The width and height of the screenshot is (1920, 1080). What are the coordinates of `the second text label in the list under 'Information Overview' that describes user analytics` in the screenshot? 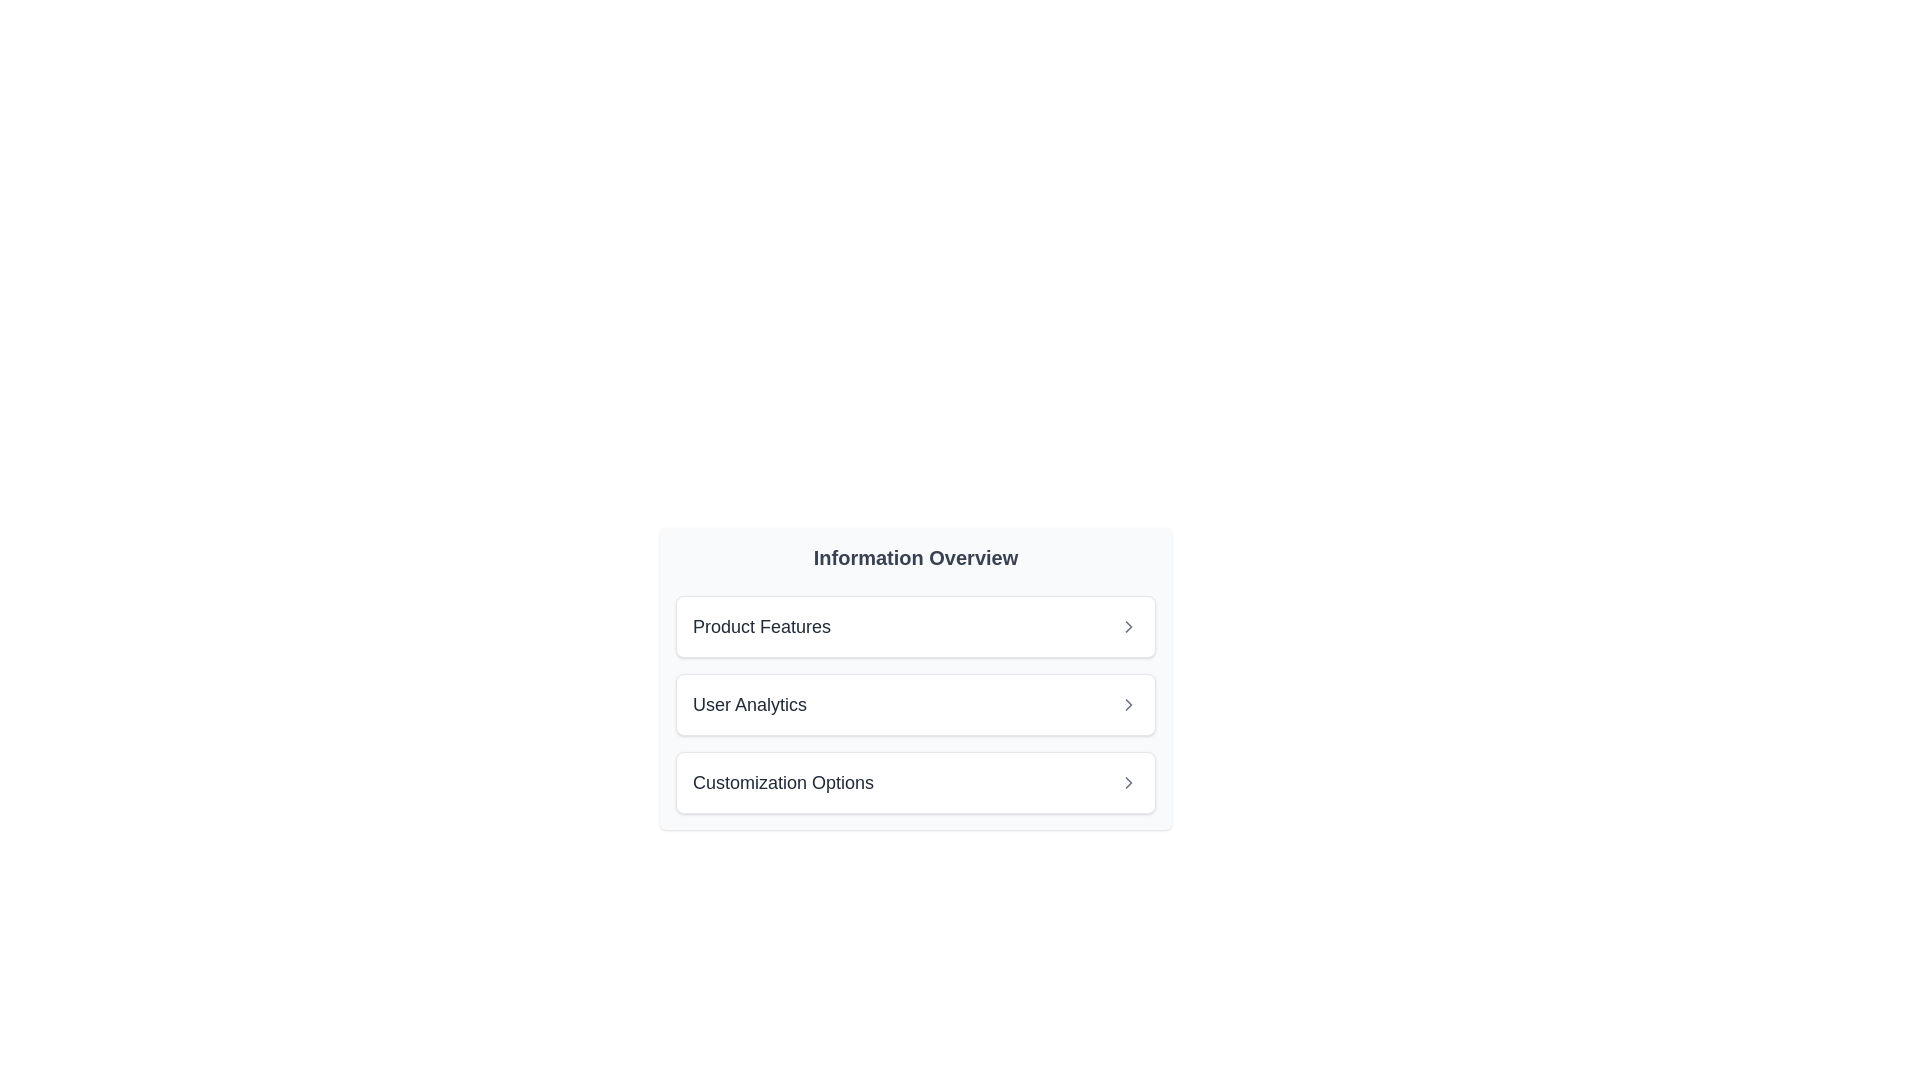 It's located at (748, 704).